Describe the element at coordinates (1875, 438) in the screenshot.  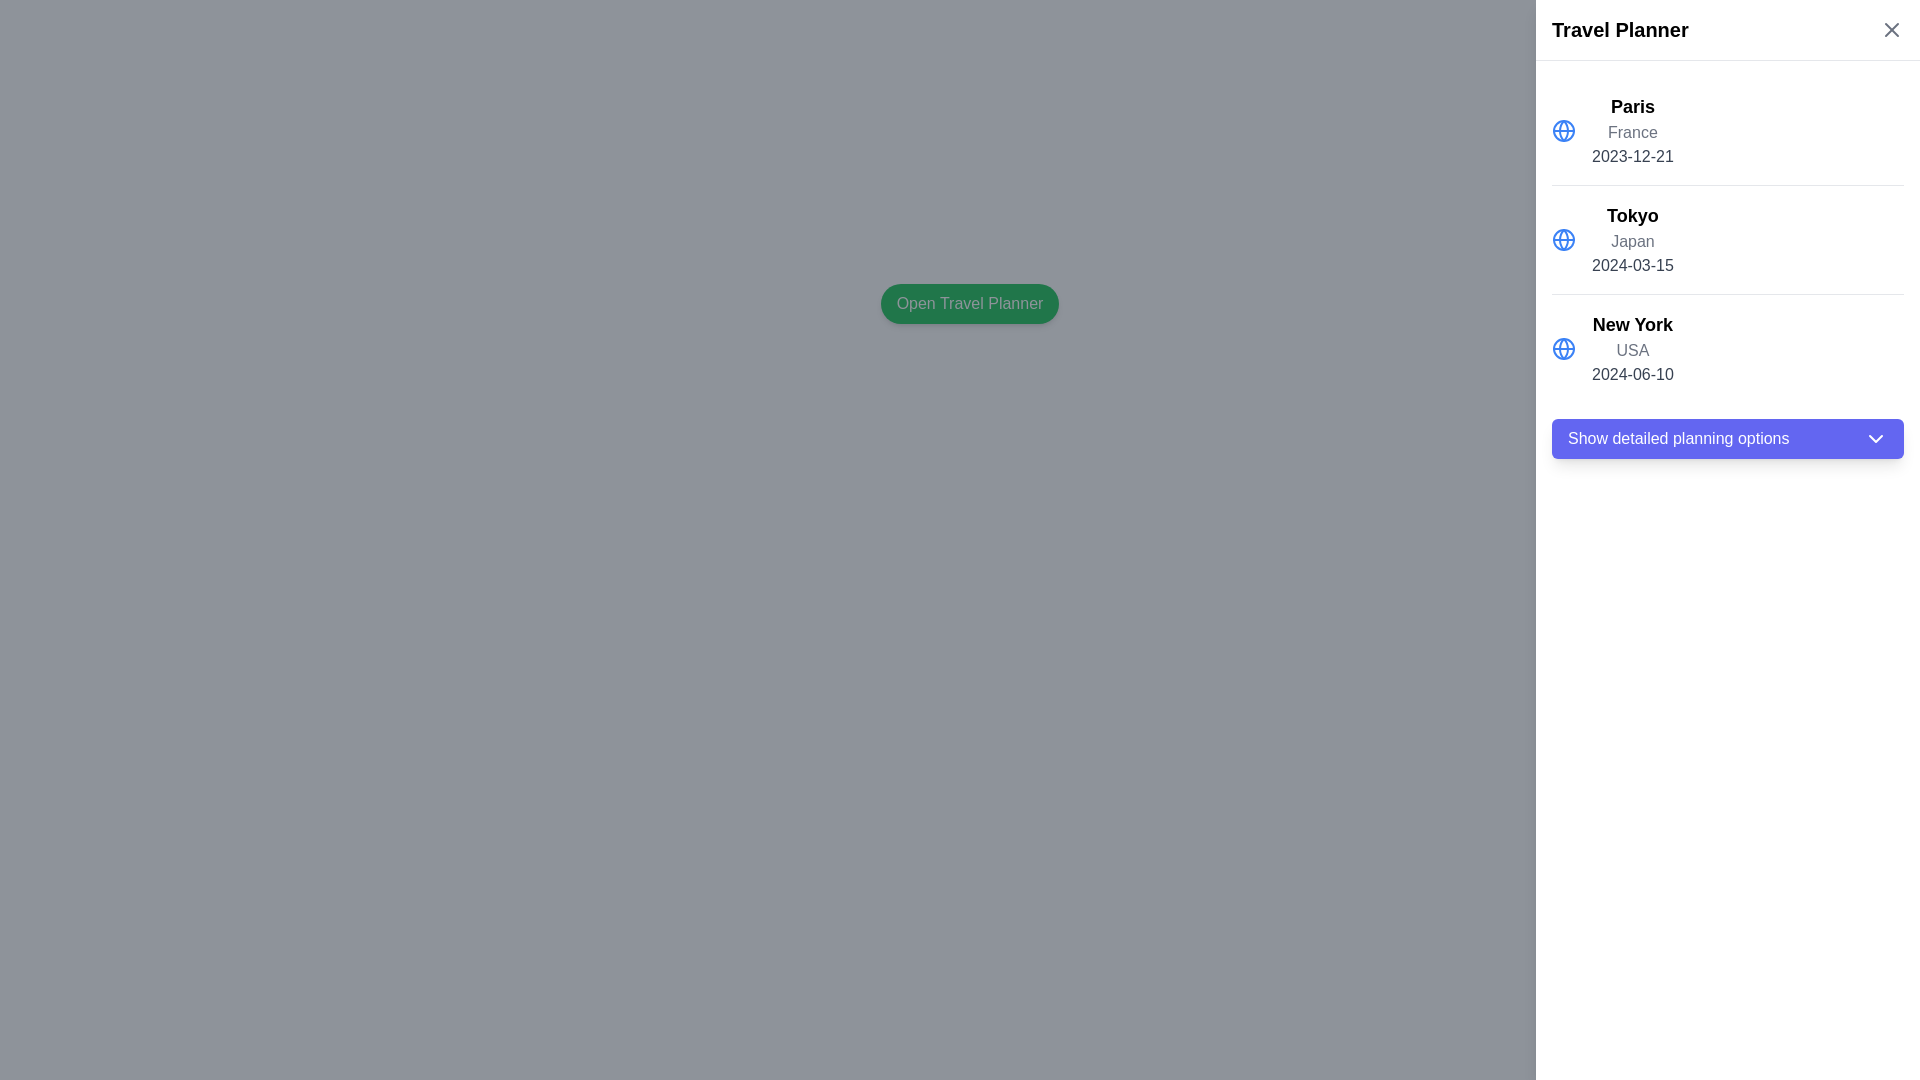
I see `the chevron icon located inside the 'Show detailed planning options' button` at that location.